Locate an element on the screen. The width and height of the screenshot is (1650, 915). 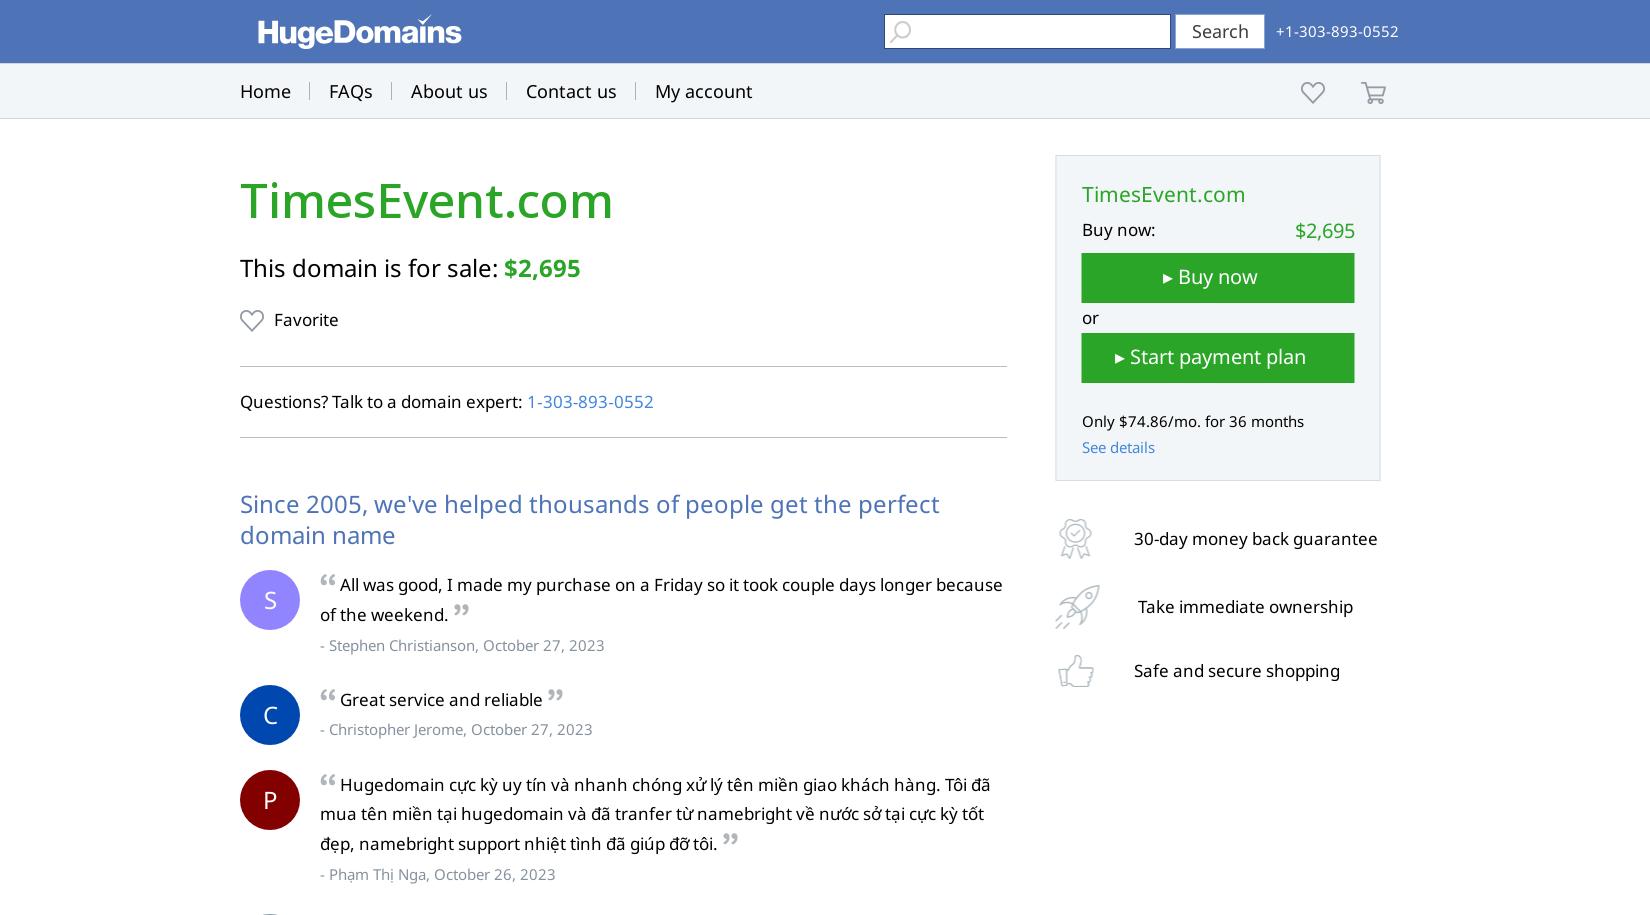
'Search' is located at coordinates (1219, 31).